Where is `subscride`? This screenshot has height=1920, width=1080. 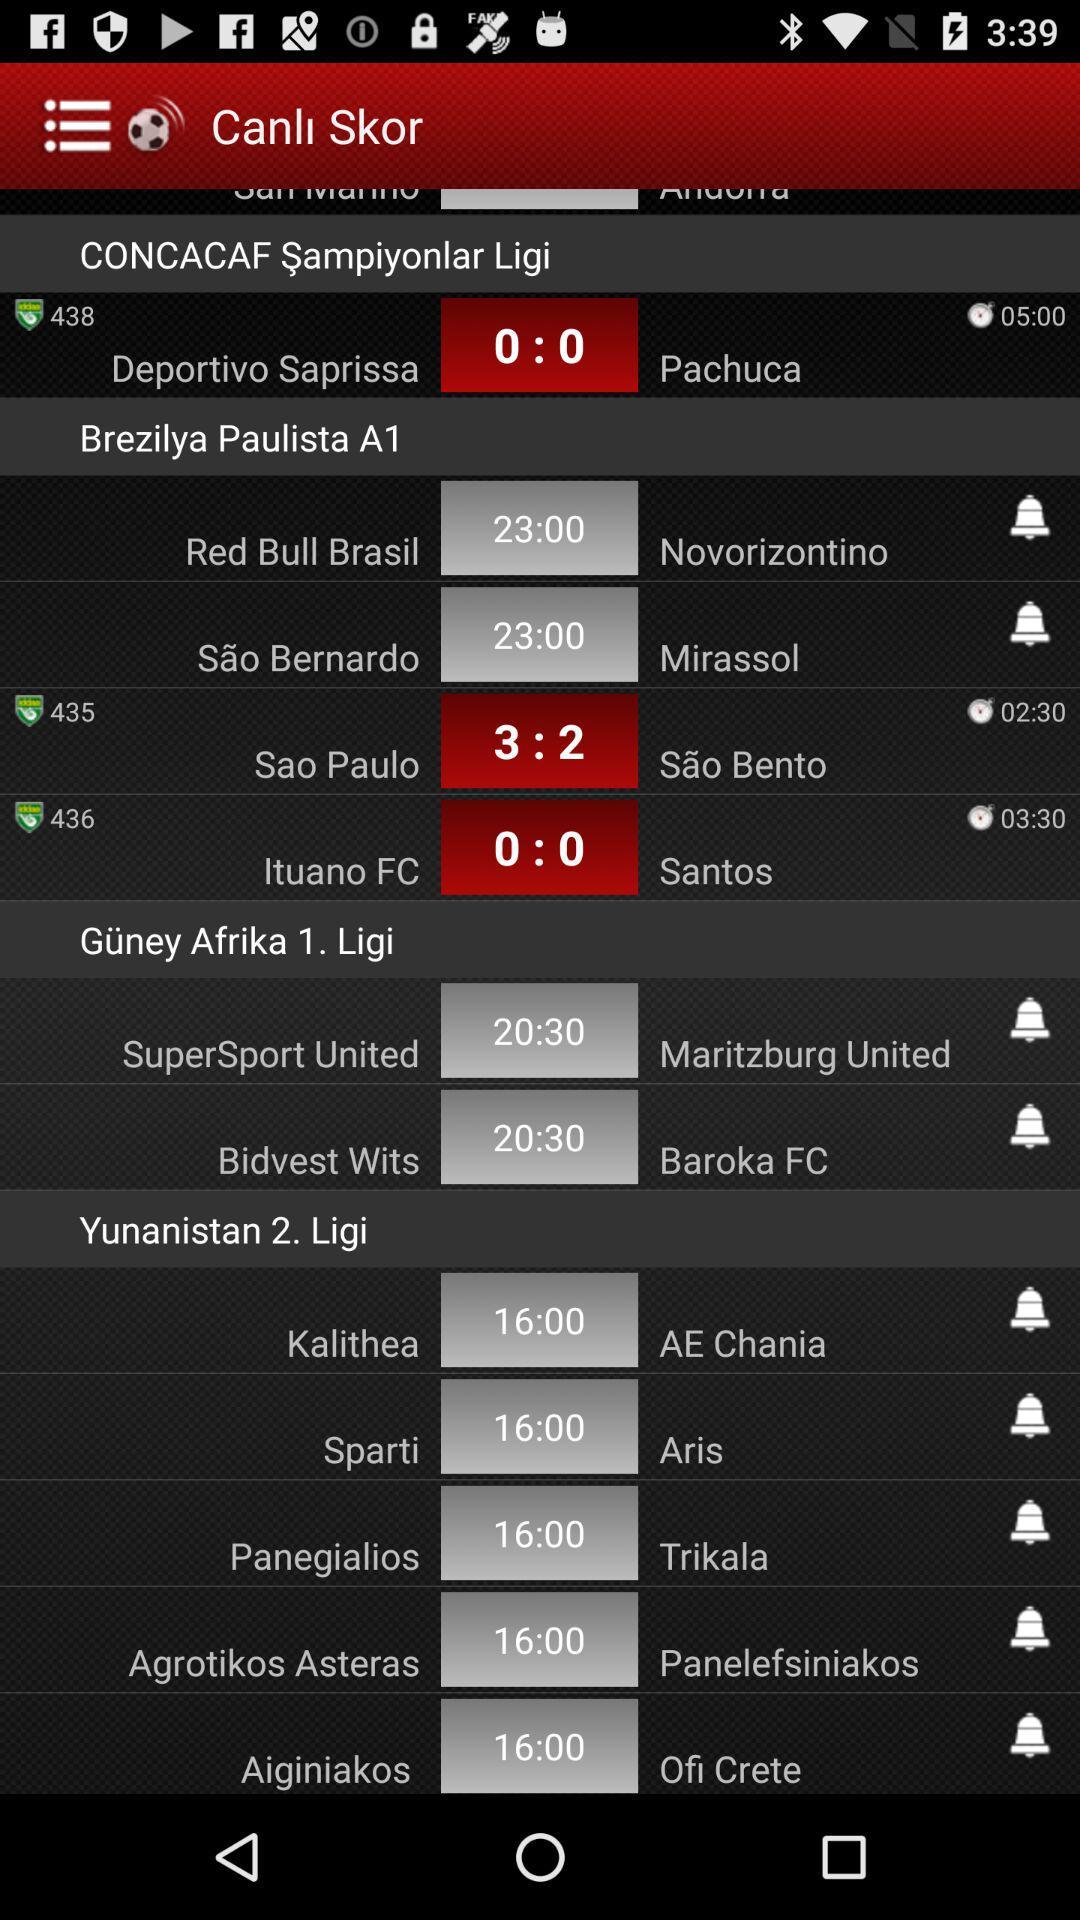
subscride is located at coordinates (1029, 1309).